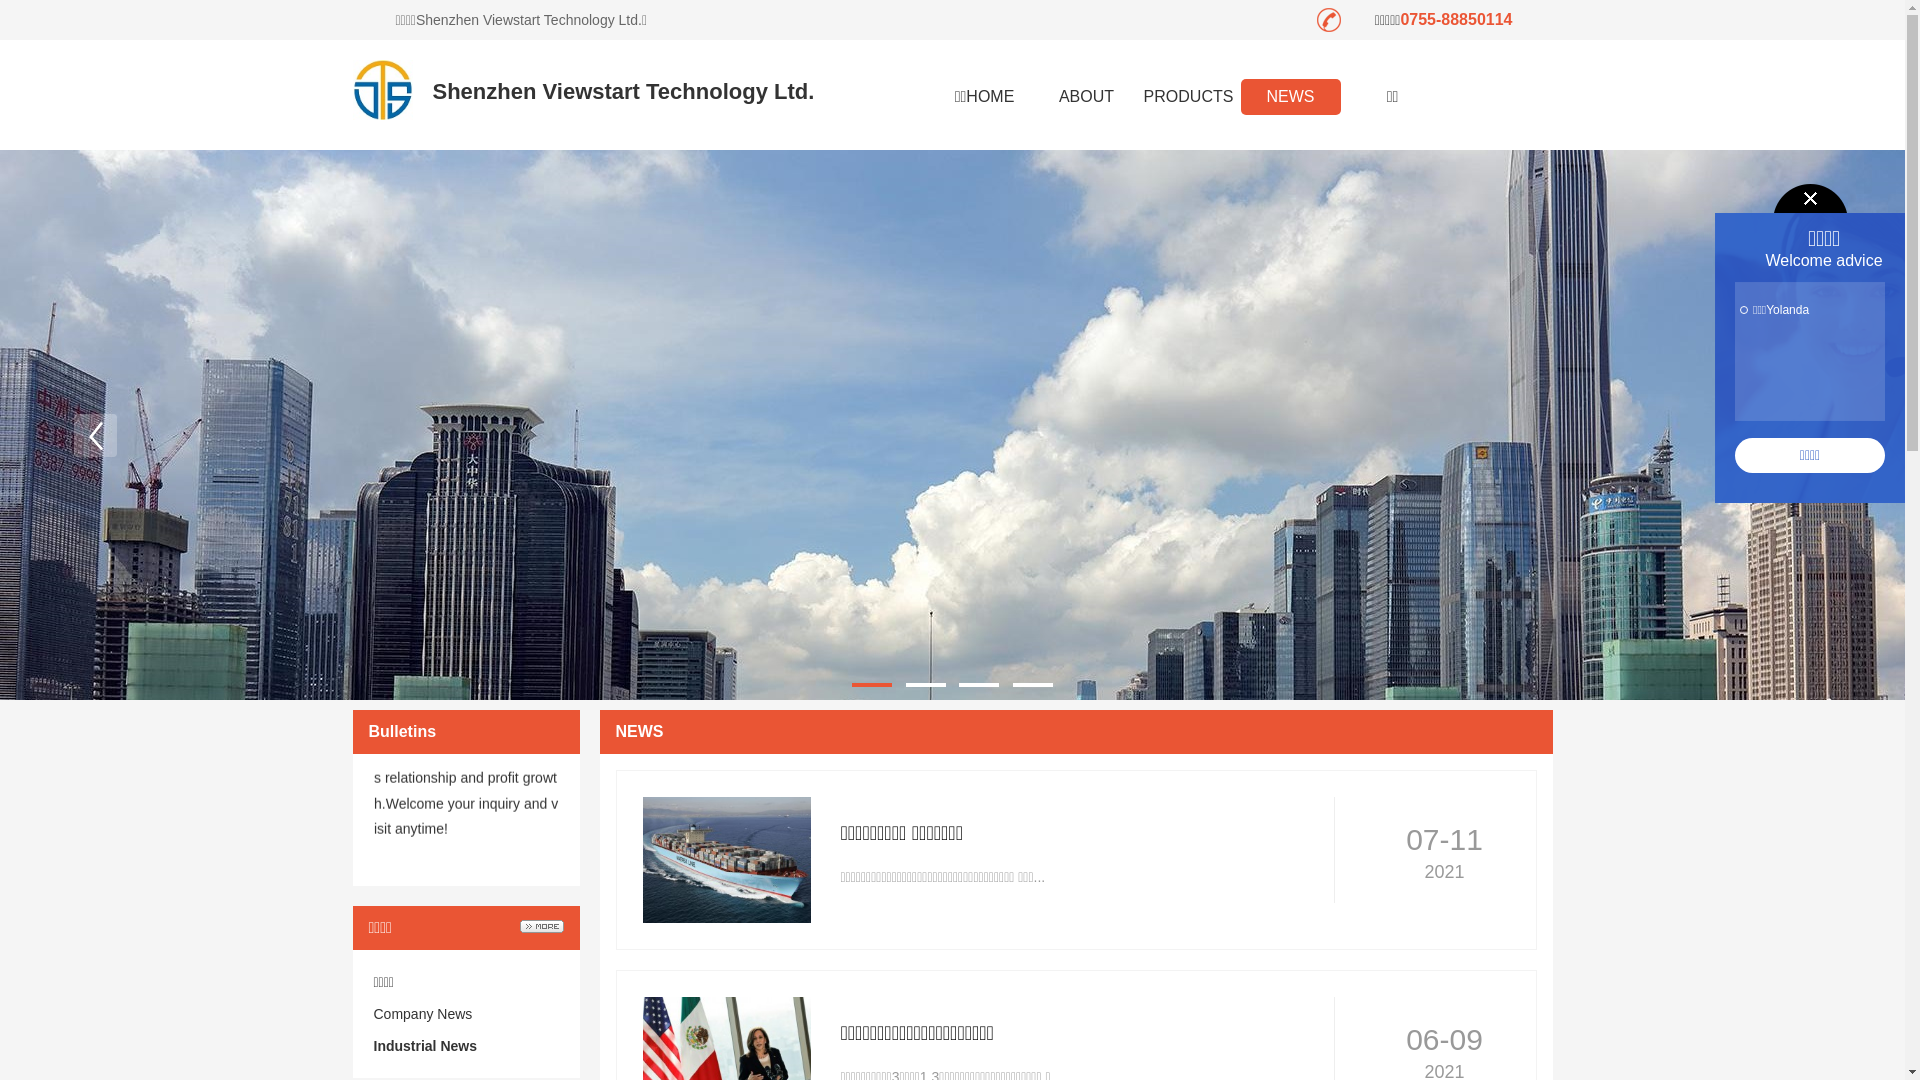  Describe the element at coordinates (622, 91) in the screenshot. I see `'Shenzhen Viewstart Technology Ltd.'` at that location.